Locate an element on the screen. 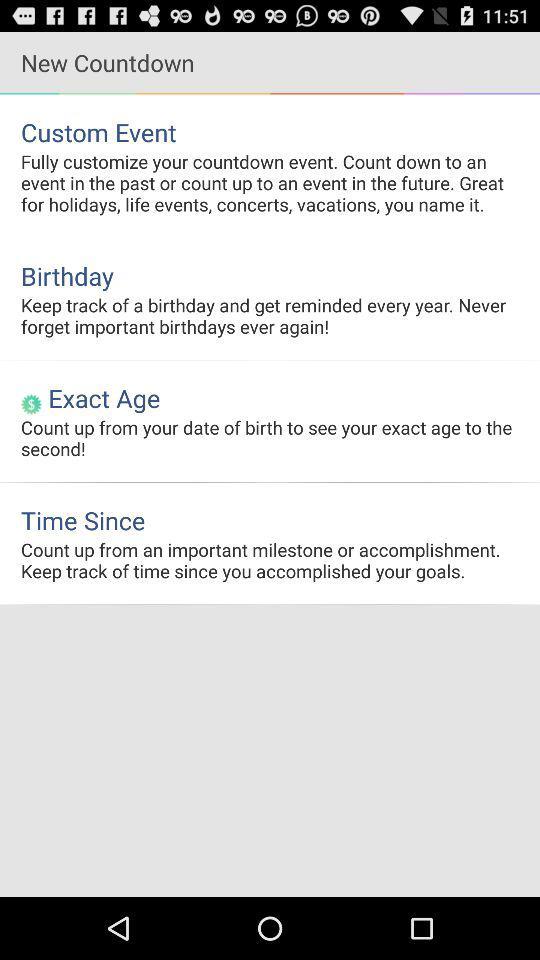 Image resolution: width=540 pixels, height=960 pixels. icon below the custom event item is located at coordinates (270, 182).